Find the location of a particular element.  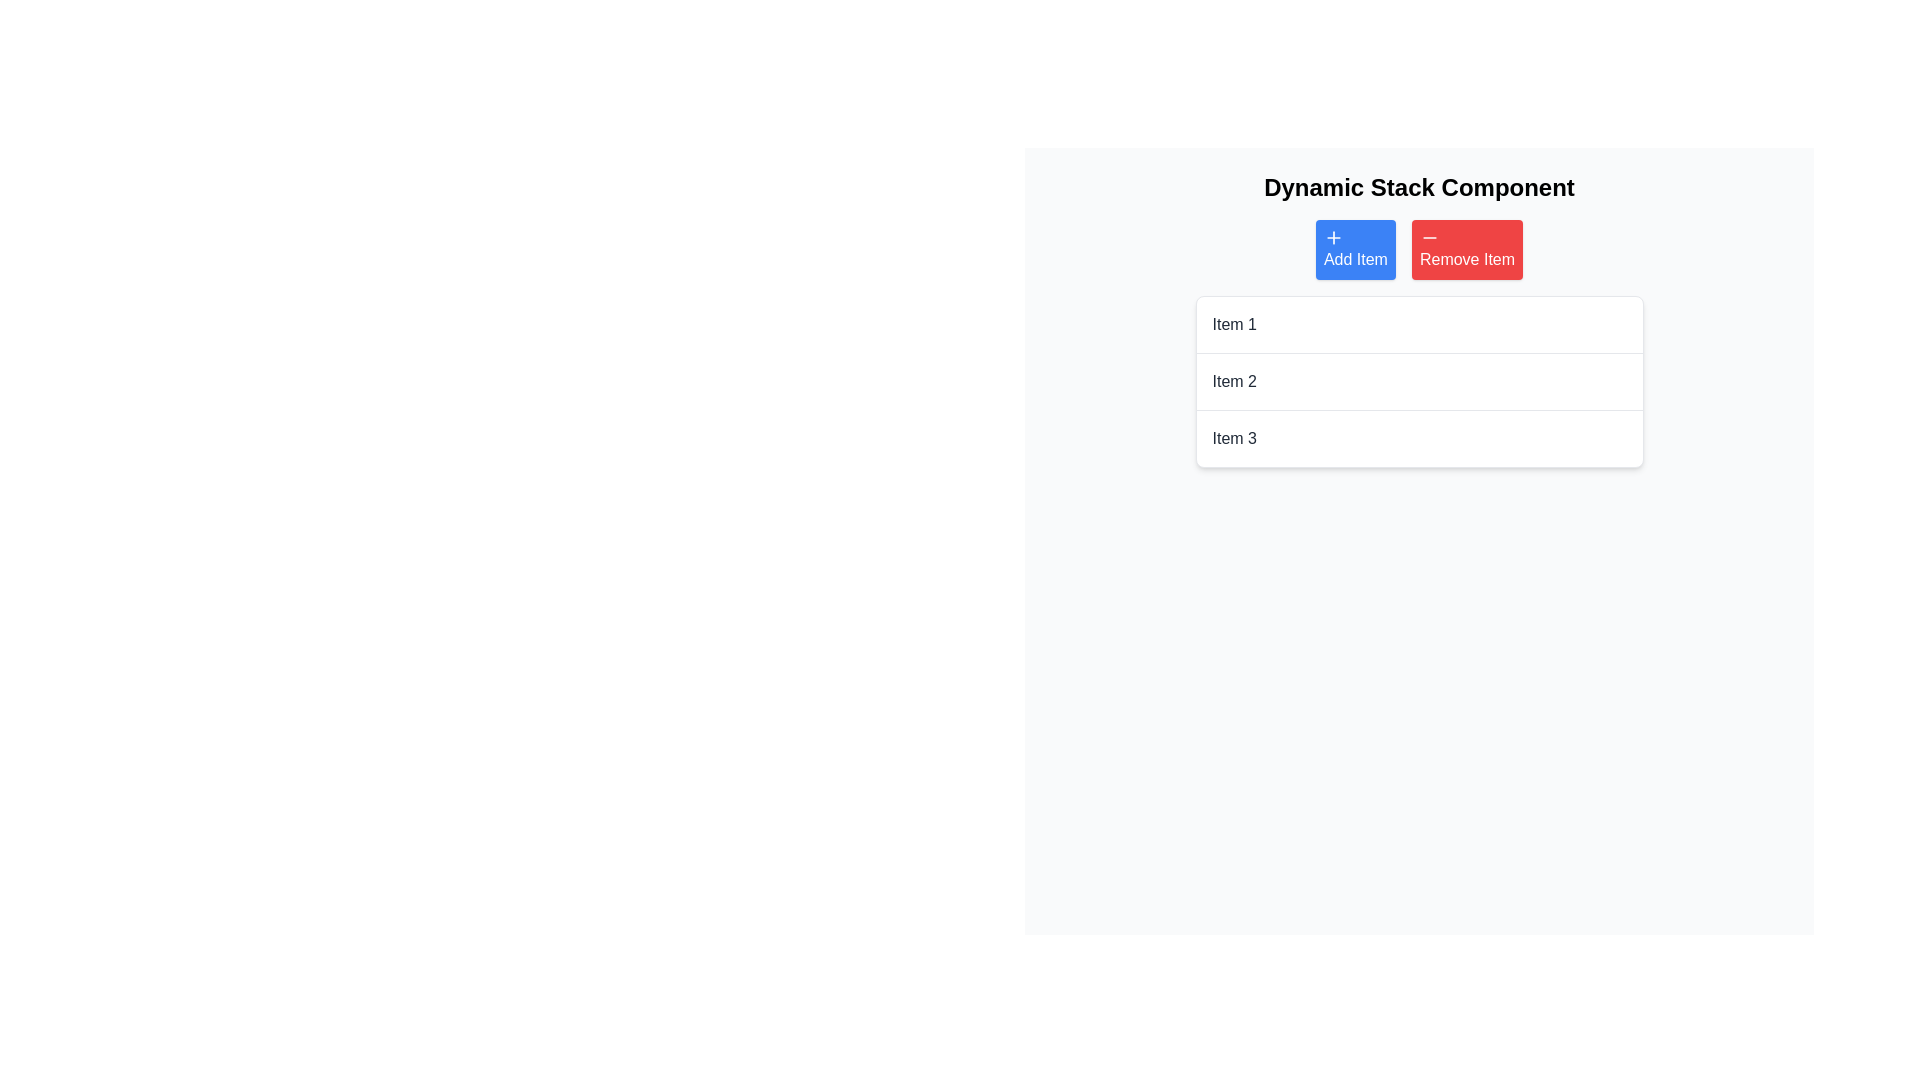

the static text label displaying 'Item 3', which is the third entry in a vertical list below 'Item 1' and 'Item 2' is located at coordinates (1233, 438).